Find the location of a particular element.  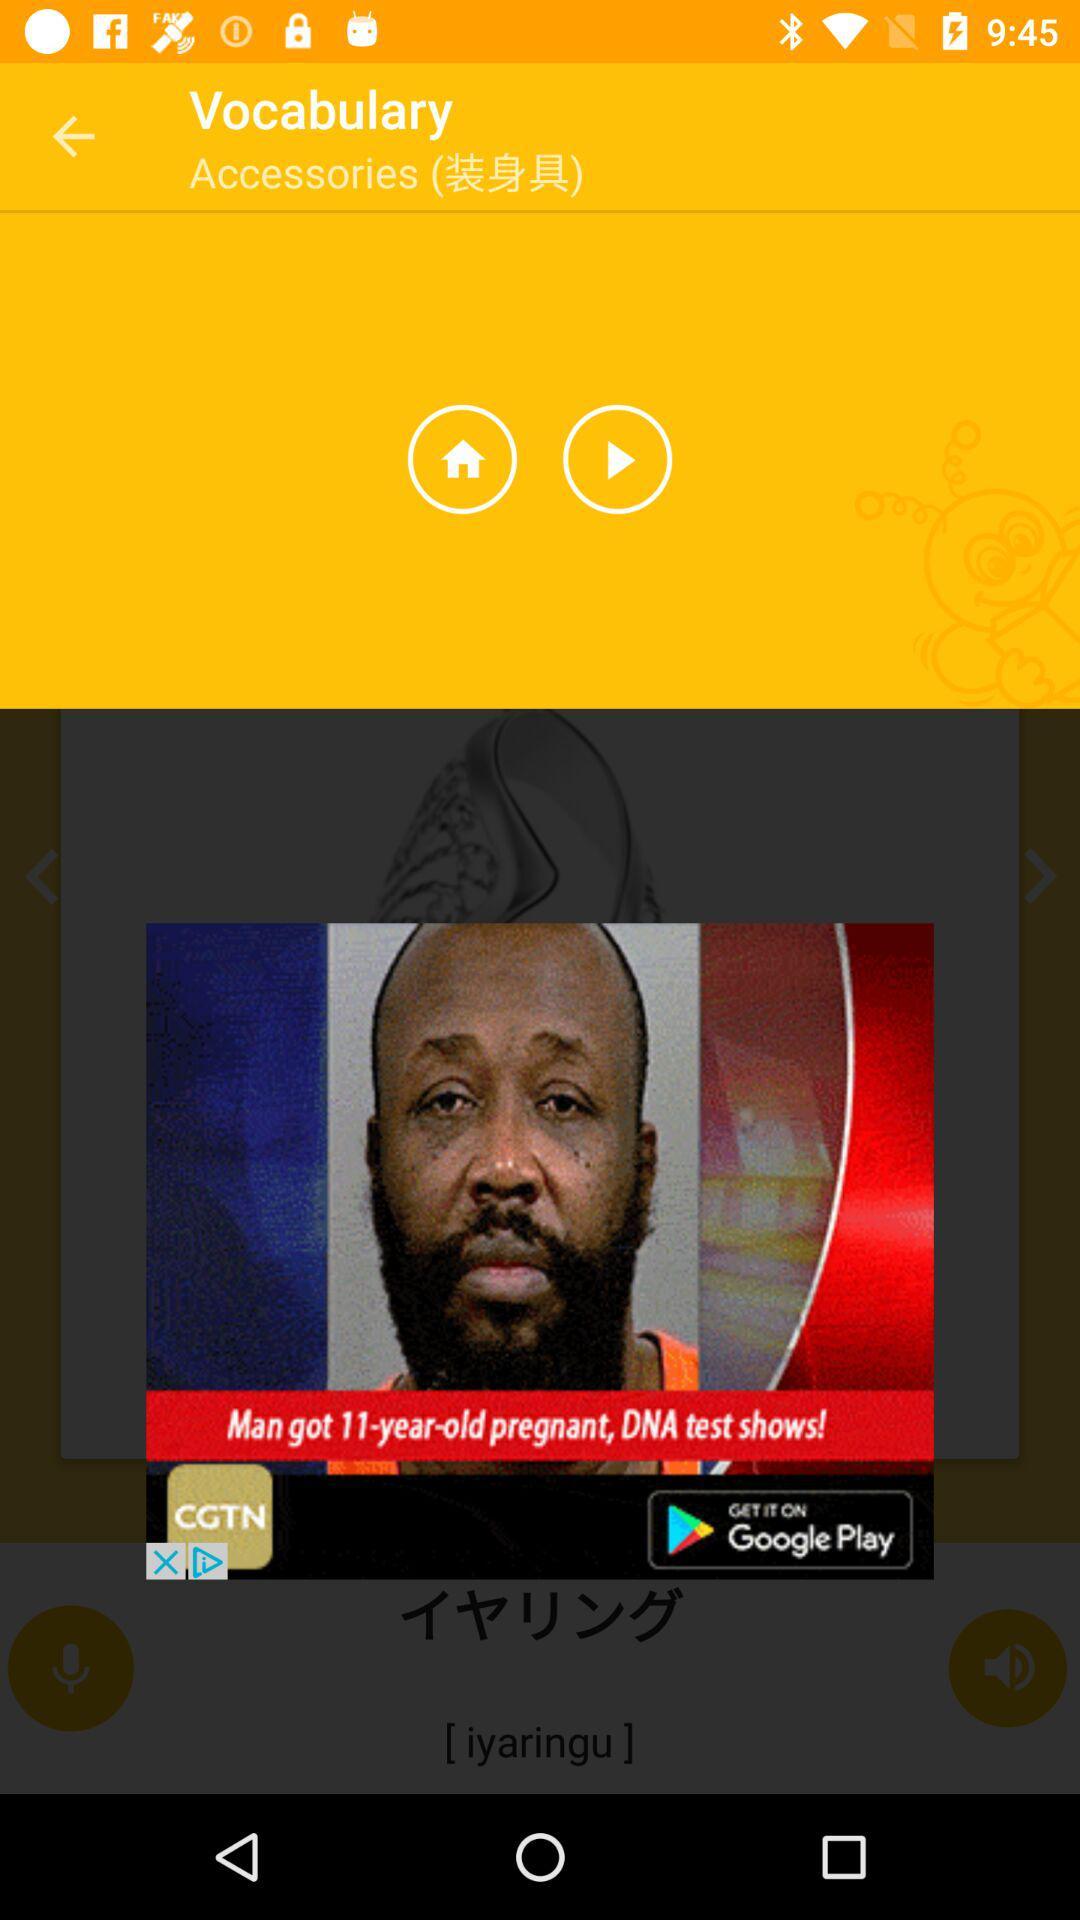

the volume icon is located at coordinates (1009, 1668).